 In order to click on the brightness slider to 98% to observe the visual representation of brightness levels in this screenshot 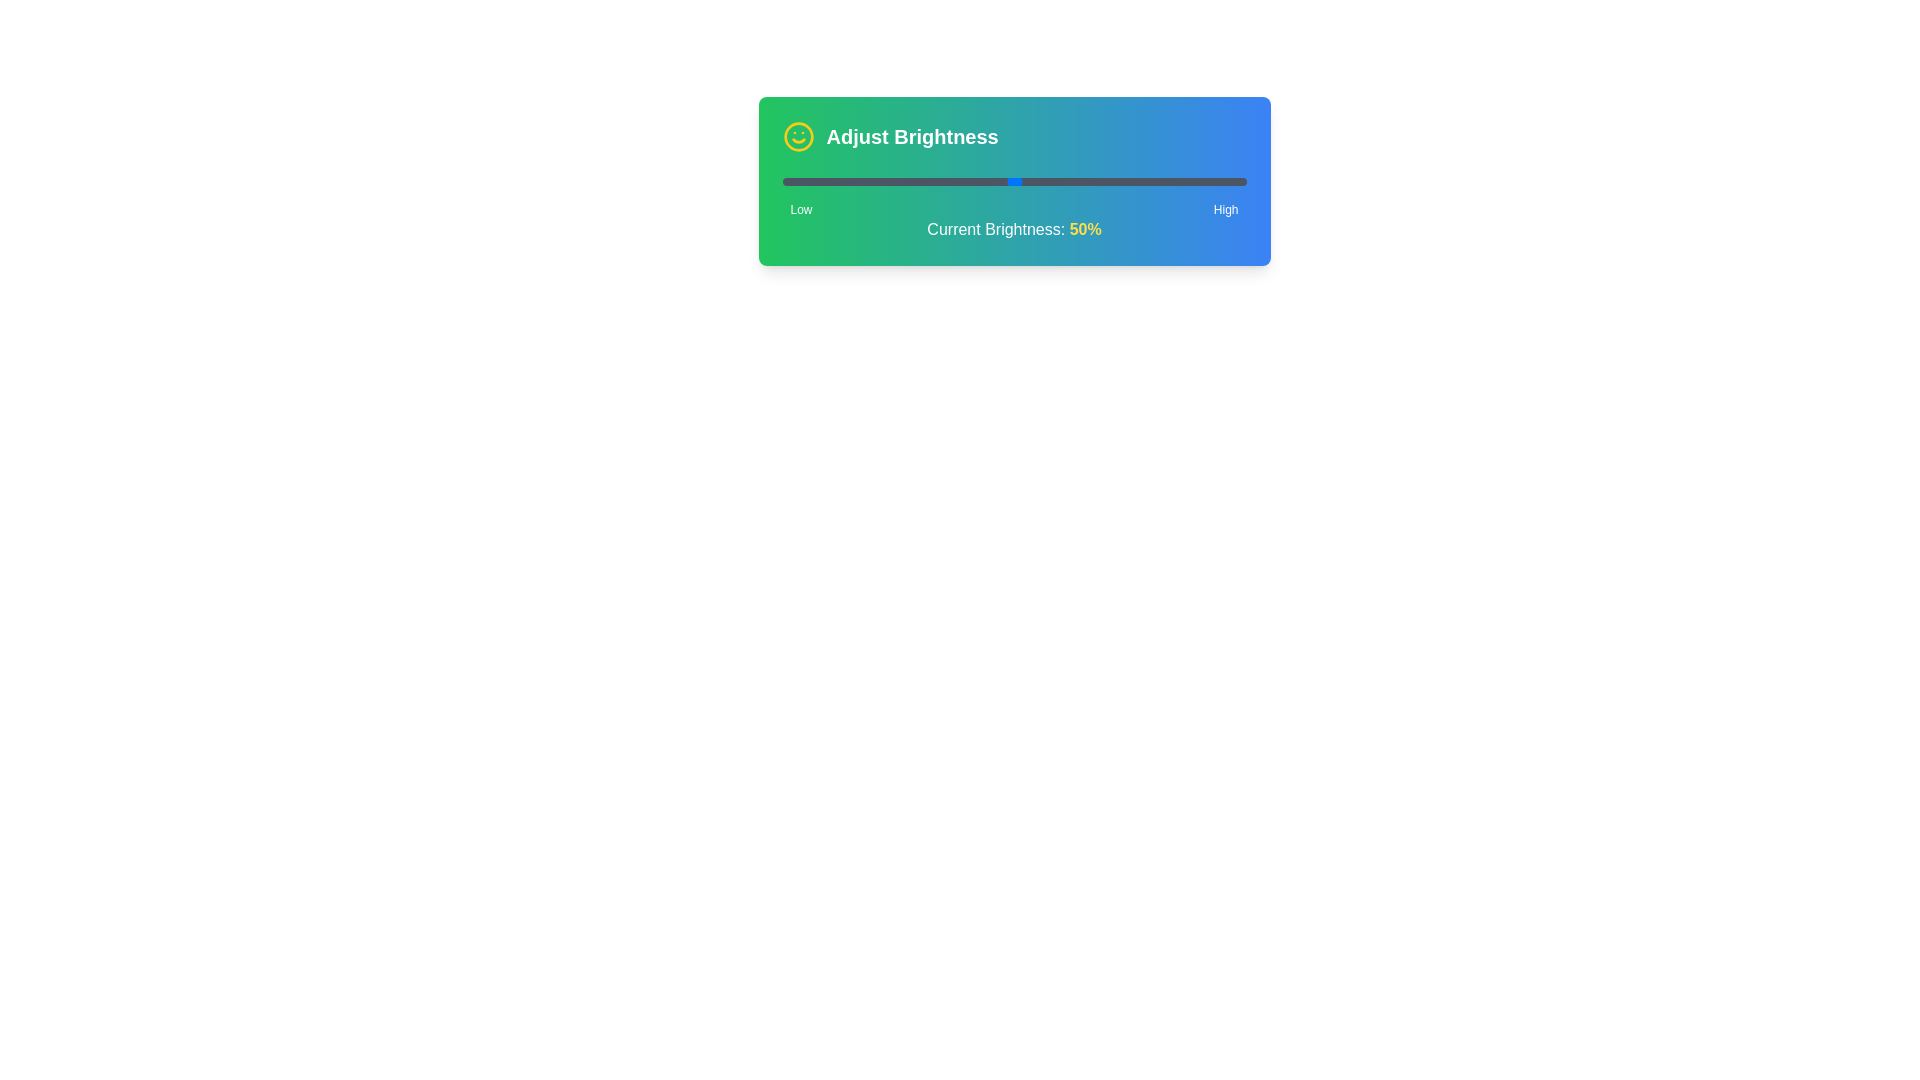, I will do `click(1236, 181)`.